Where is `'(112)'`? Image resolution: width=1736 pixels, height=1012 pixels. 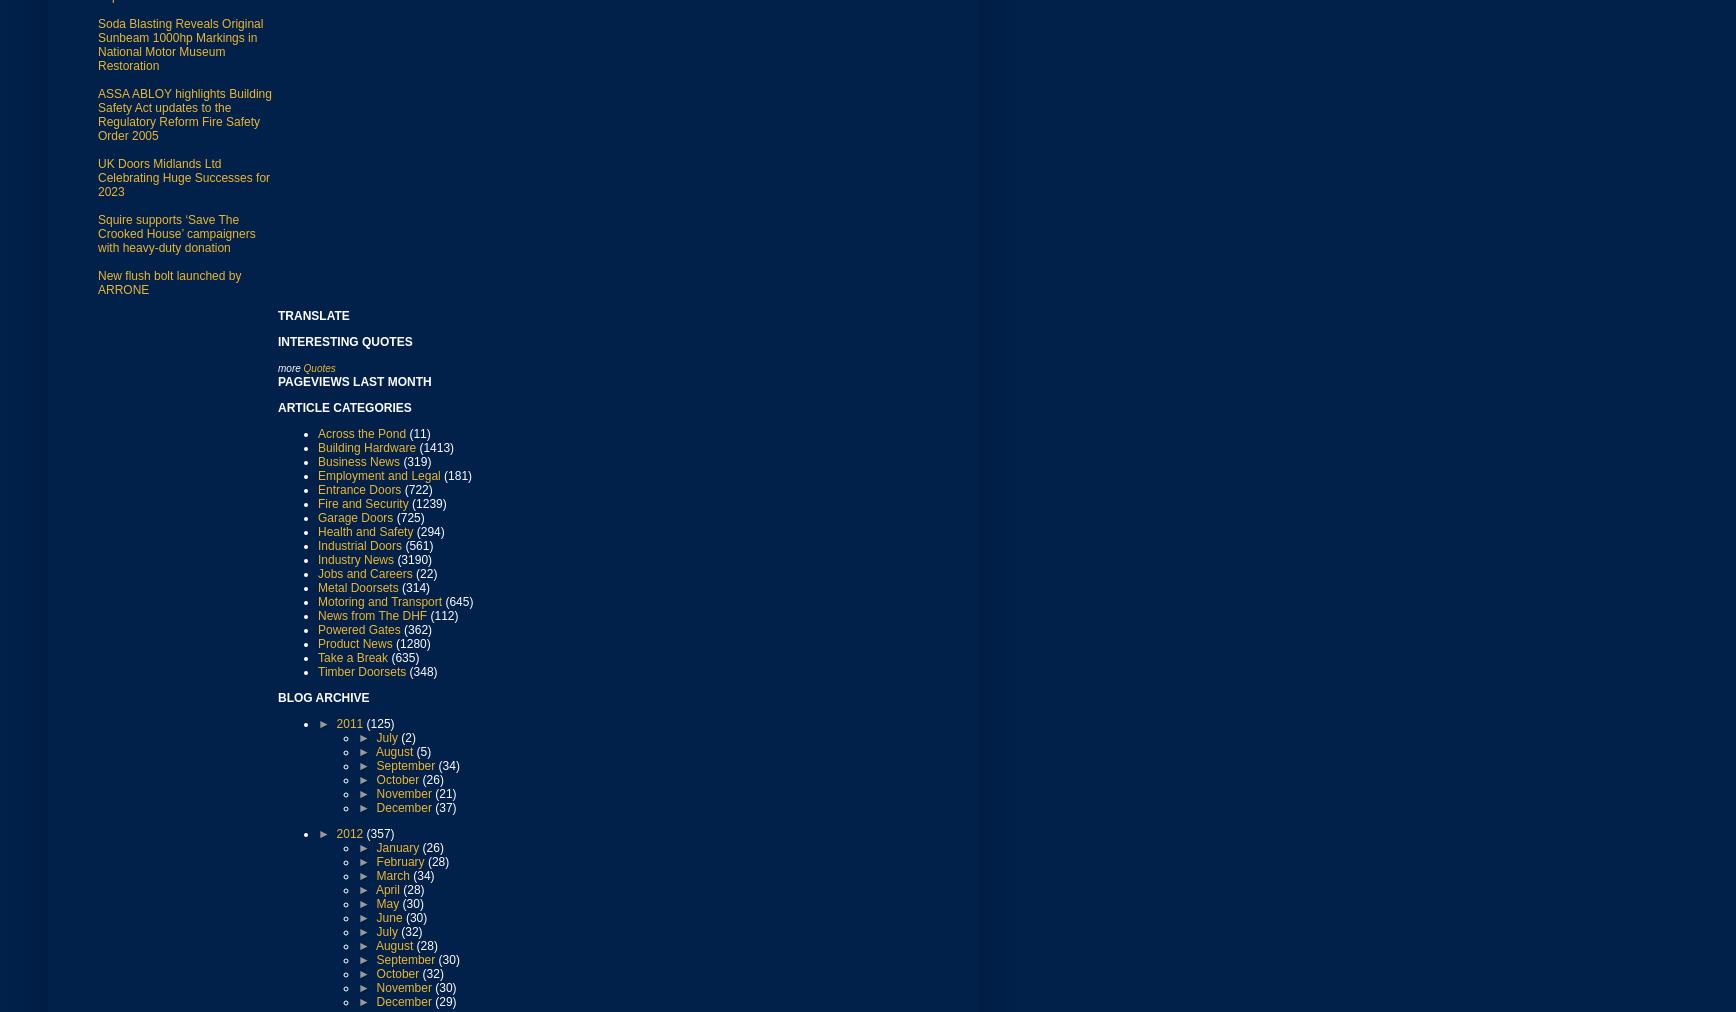
'(112)' is located at coordinates (444, 613).